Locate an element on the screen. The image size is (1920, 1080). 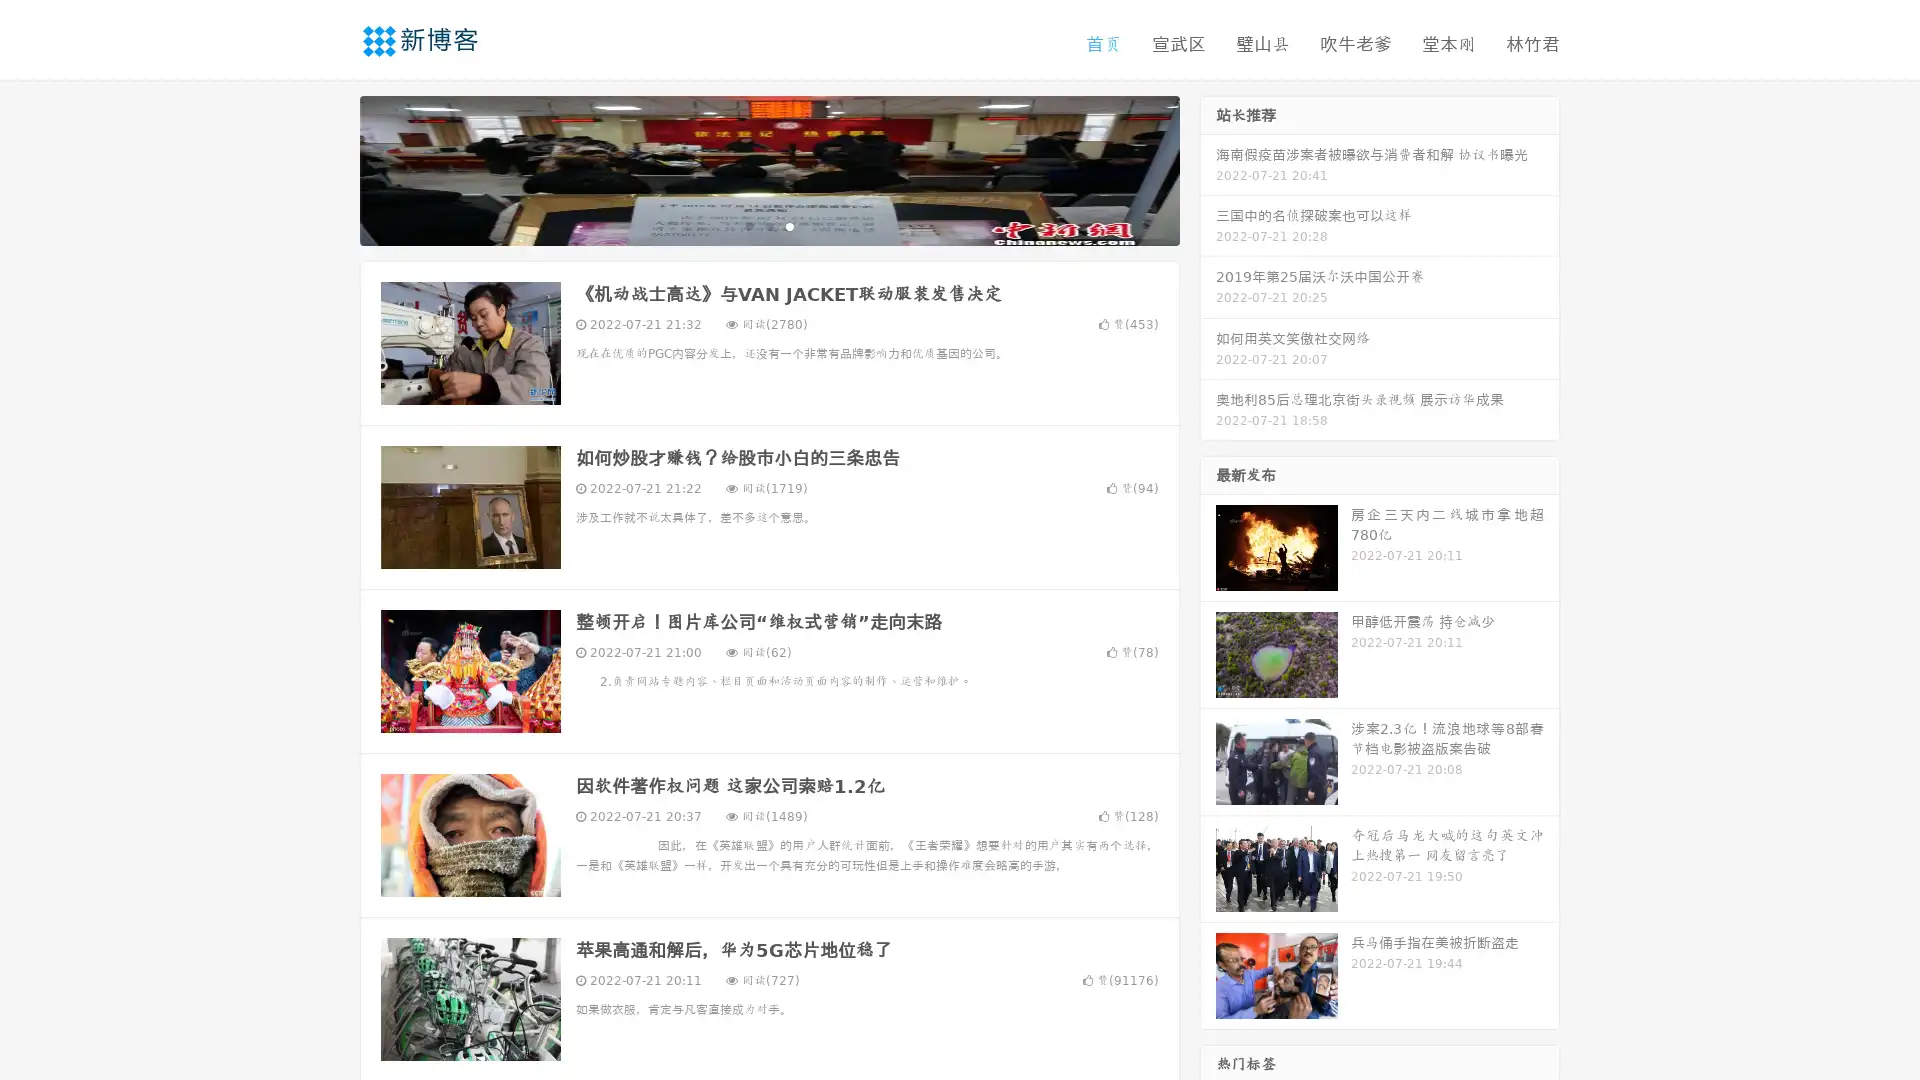
Go to slide 2 is located at coordinates (768, 225).